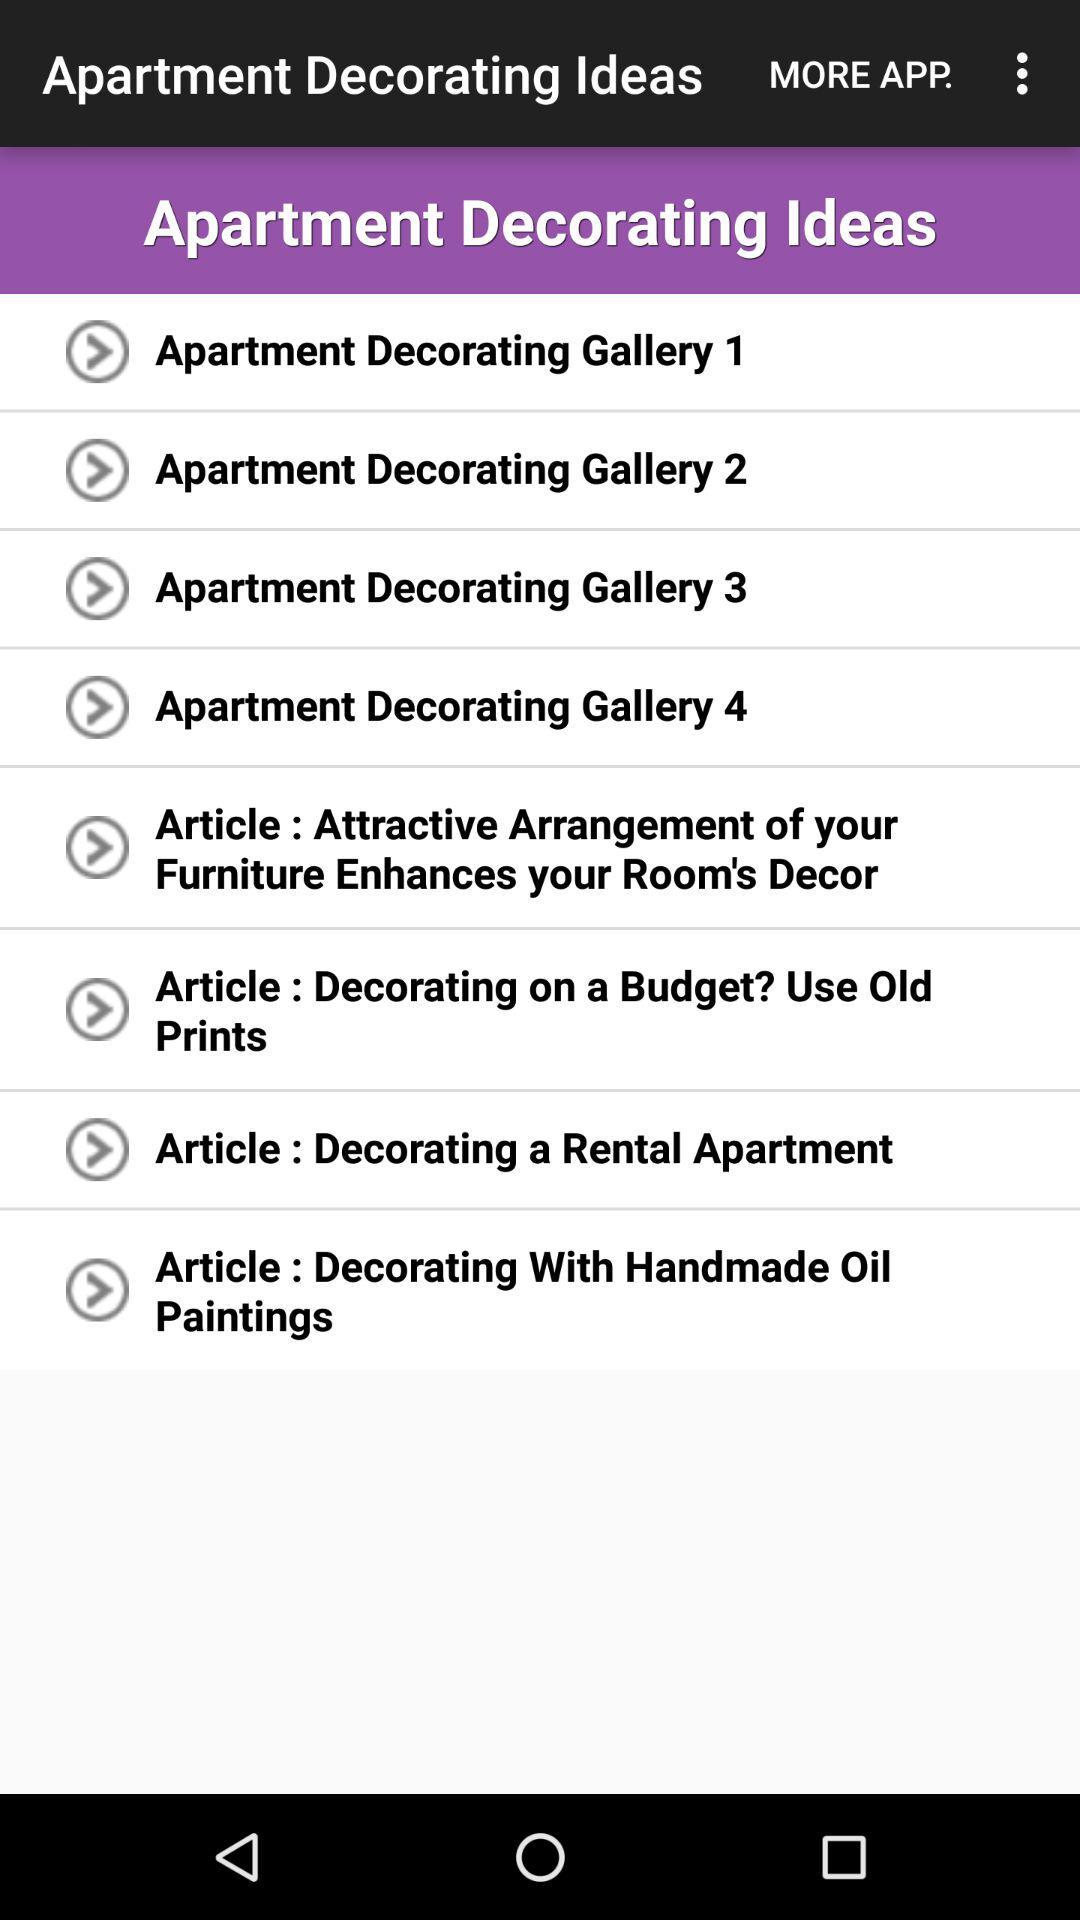 The image size is (1080, 1920). I want to click on the app above the apartment decorating ideas app, so click(1027, 73).